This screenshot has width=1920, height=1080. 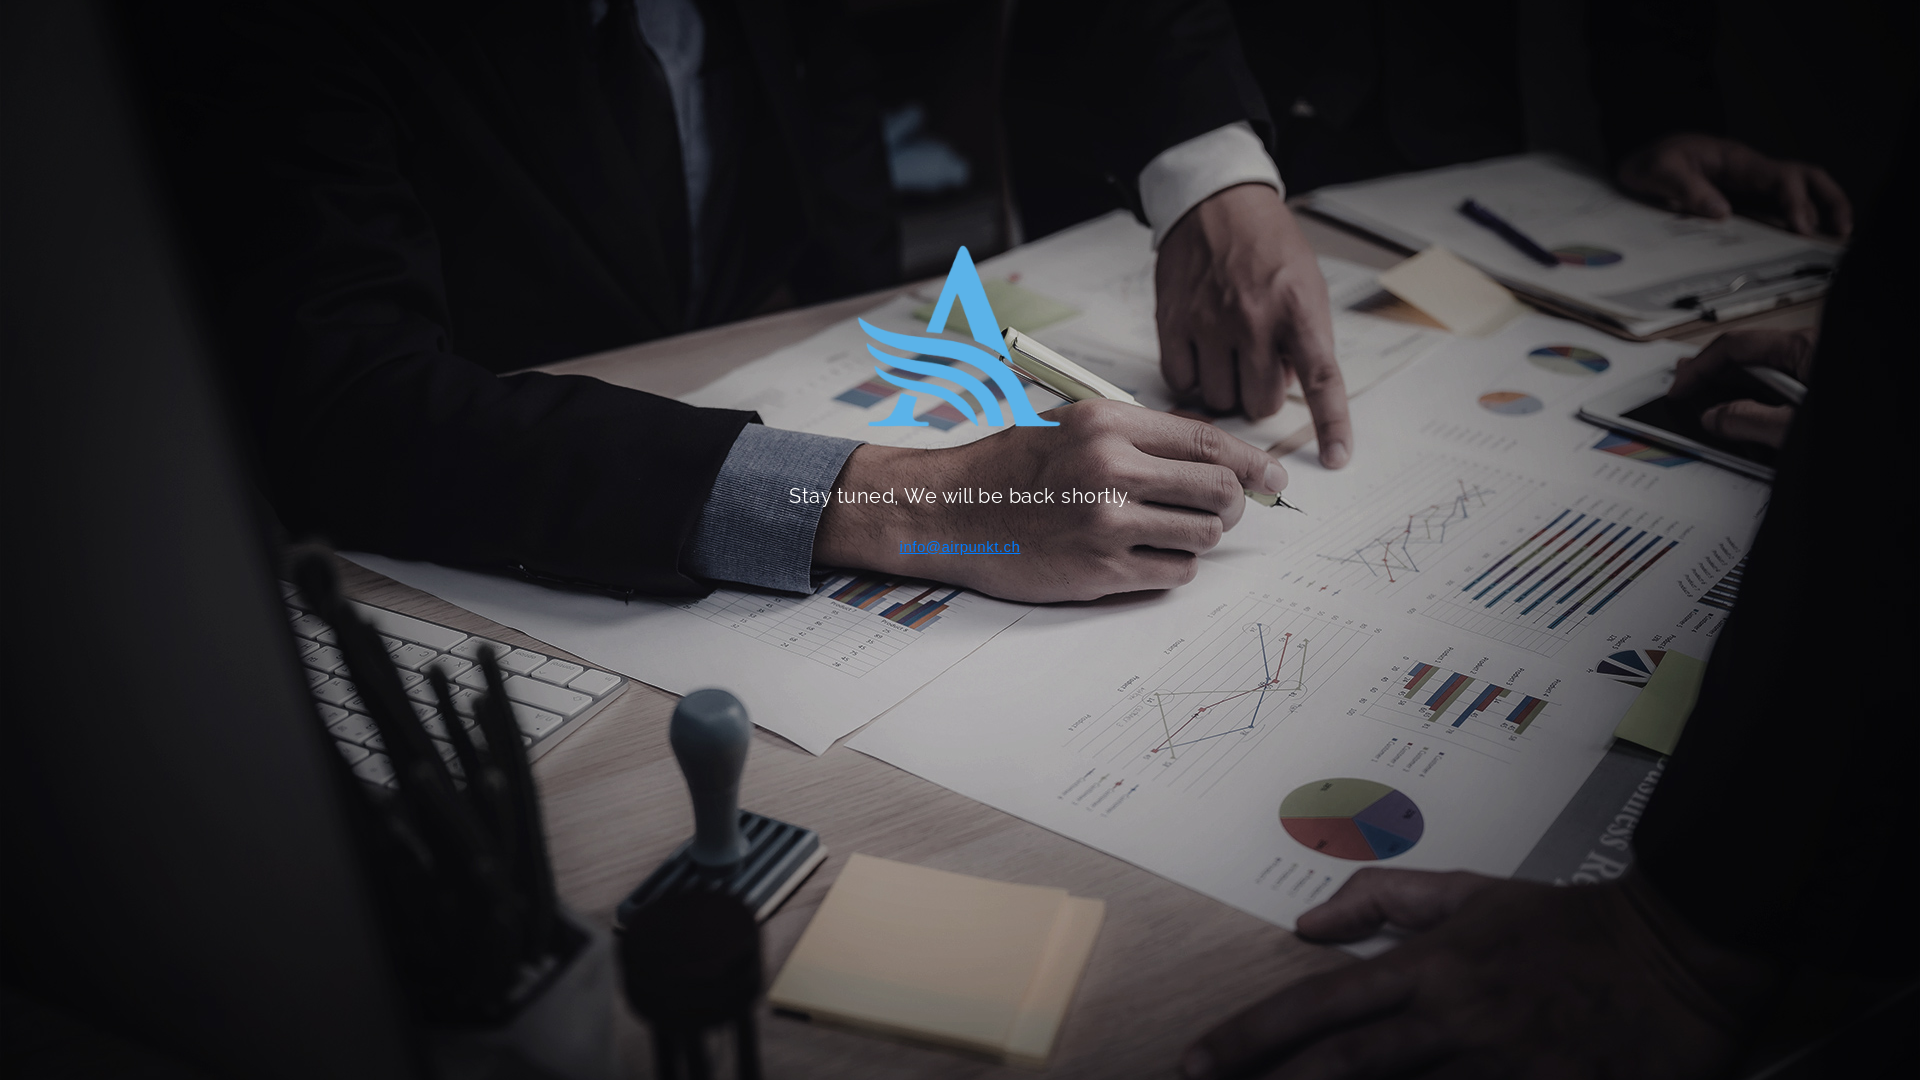 What do you see at coordinates (960, 546) in the screenshot?
I see `'info@airpunkt.ch'` at bounding box center [960, 546].